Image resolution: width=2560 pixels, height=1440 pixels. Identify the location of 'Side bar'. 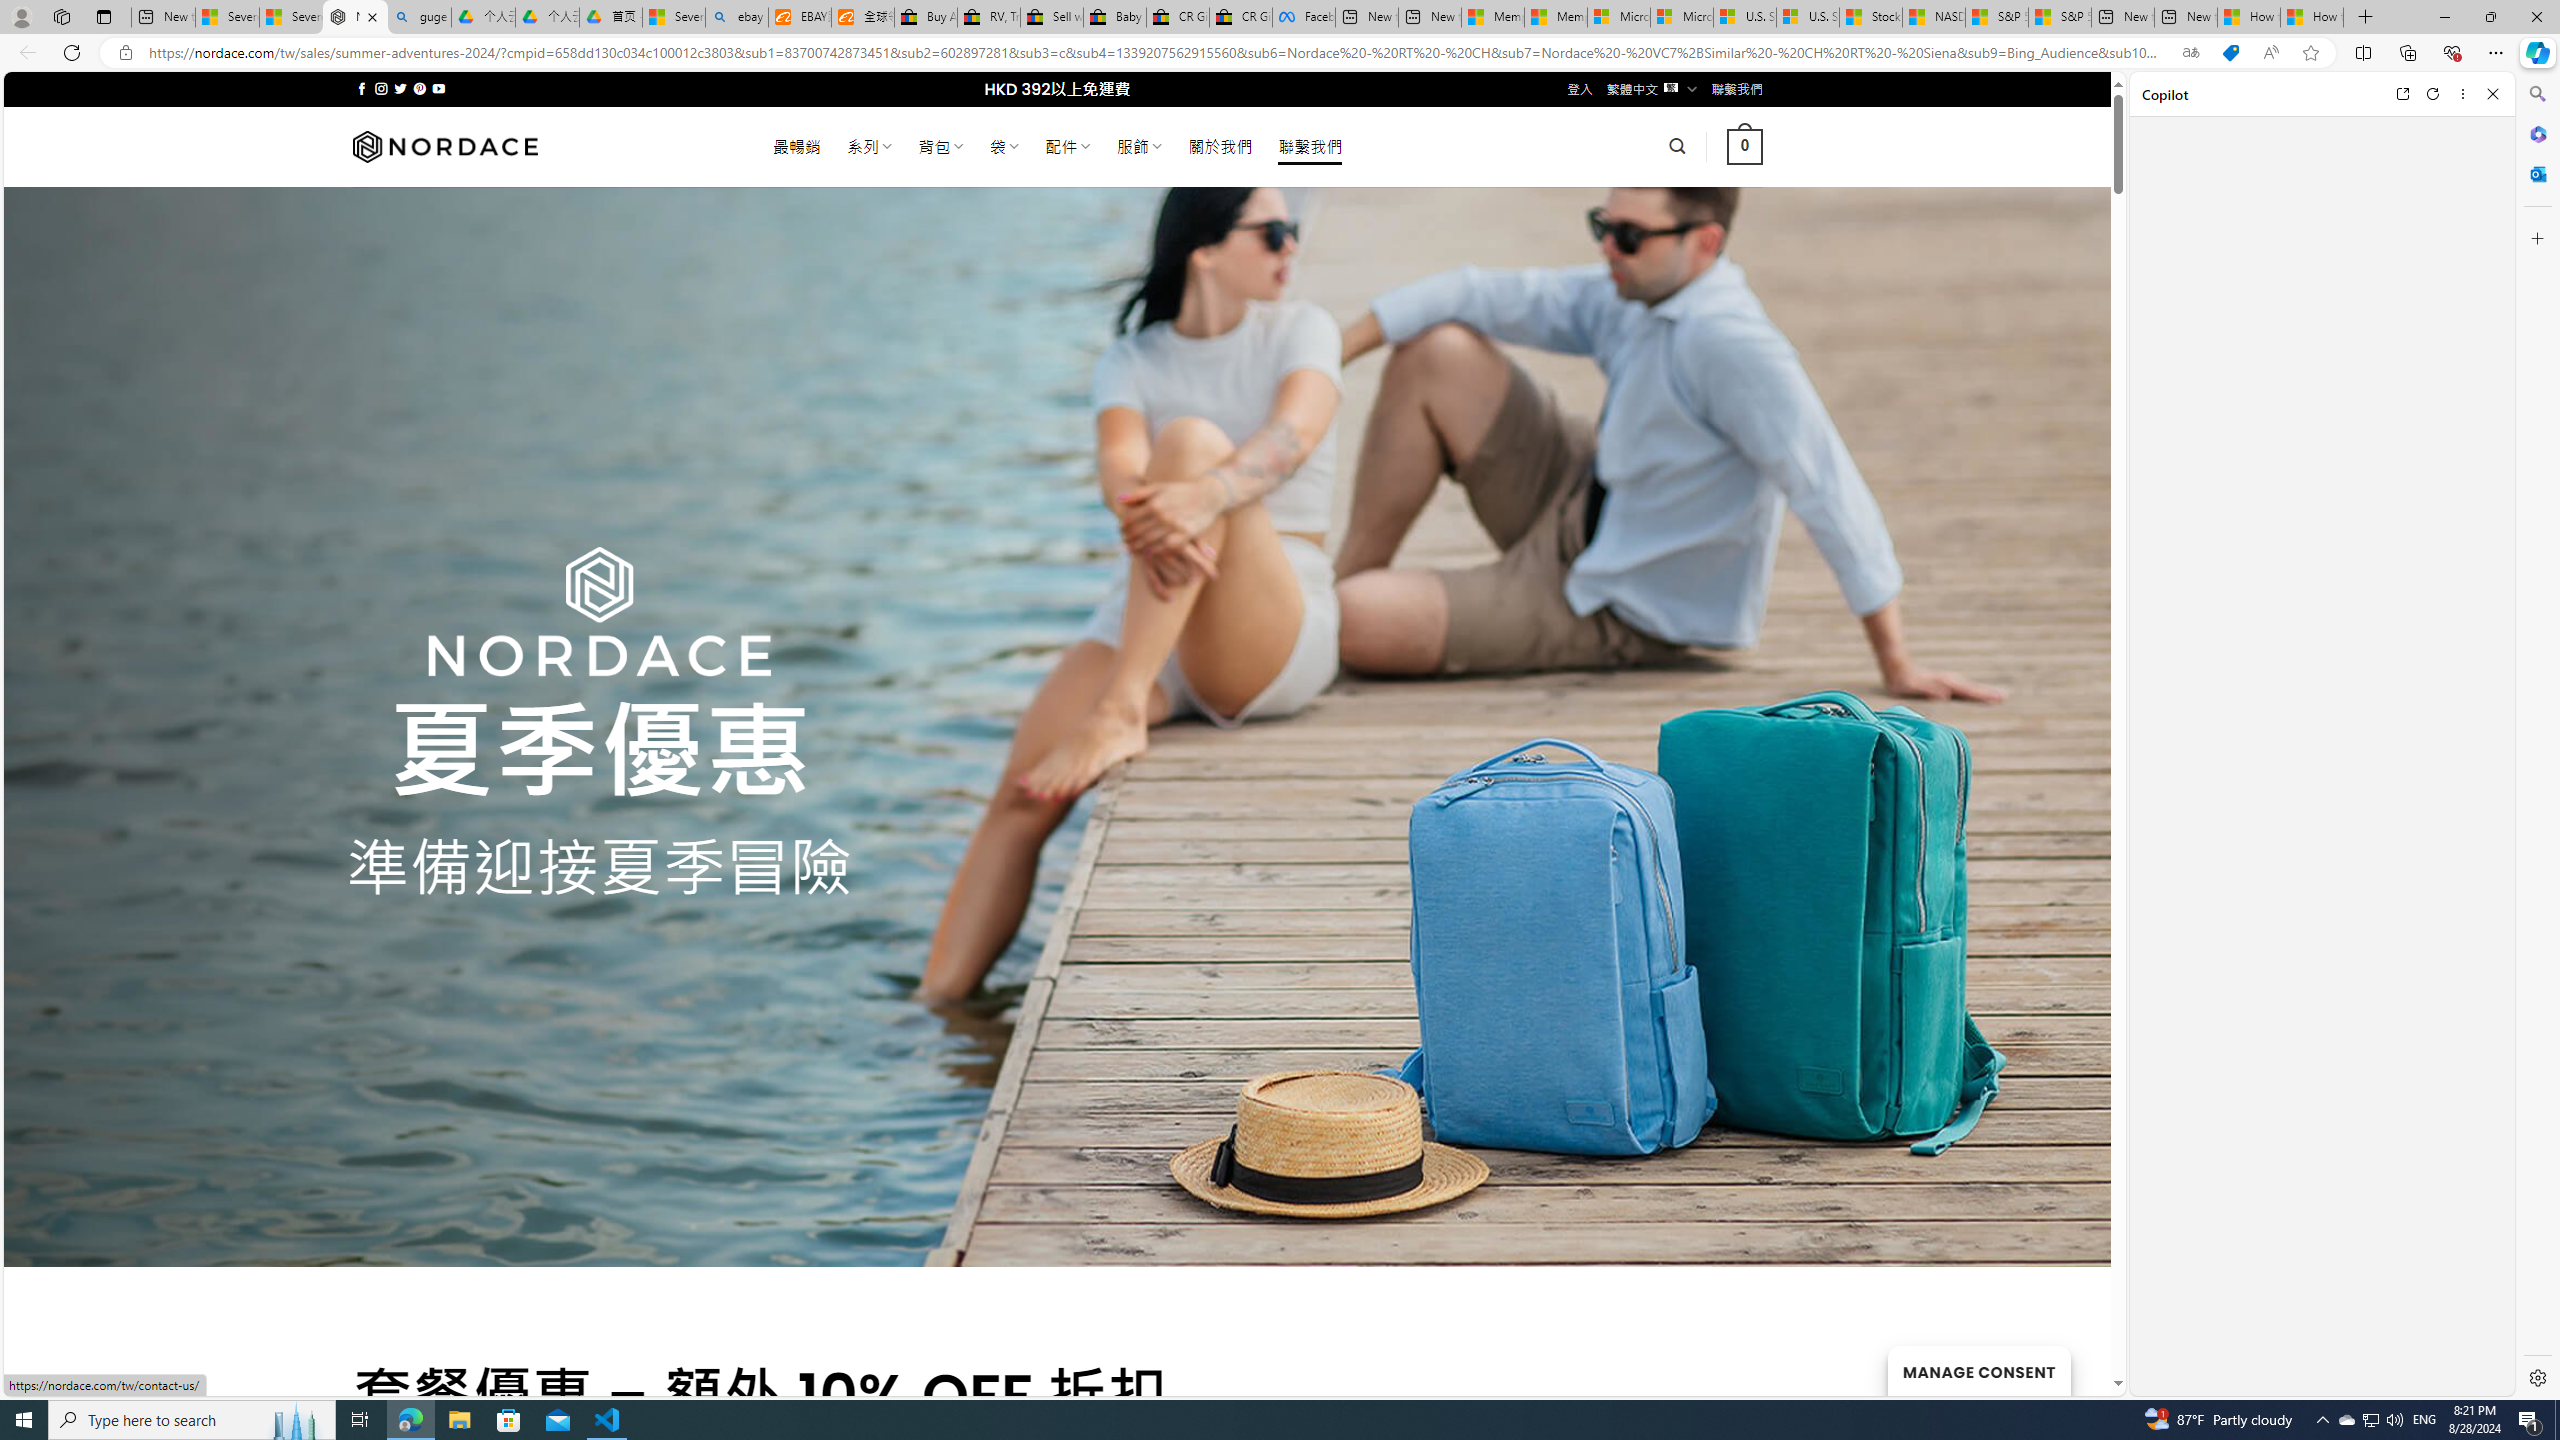
(2537, 735).